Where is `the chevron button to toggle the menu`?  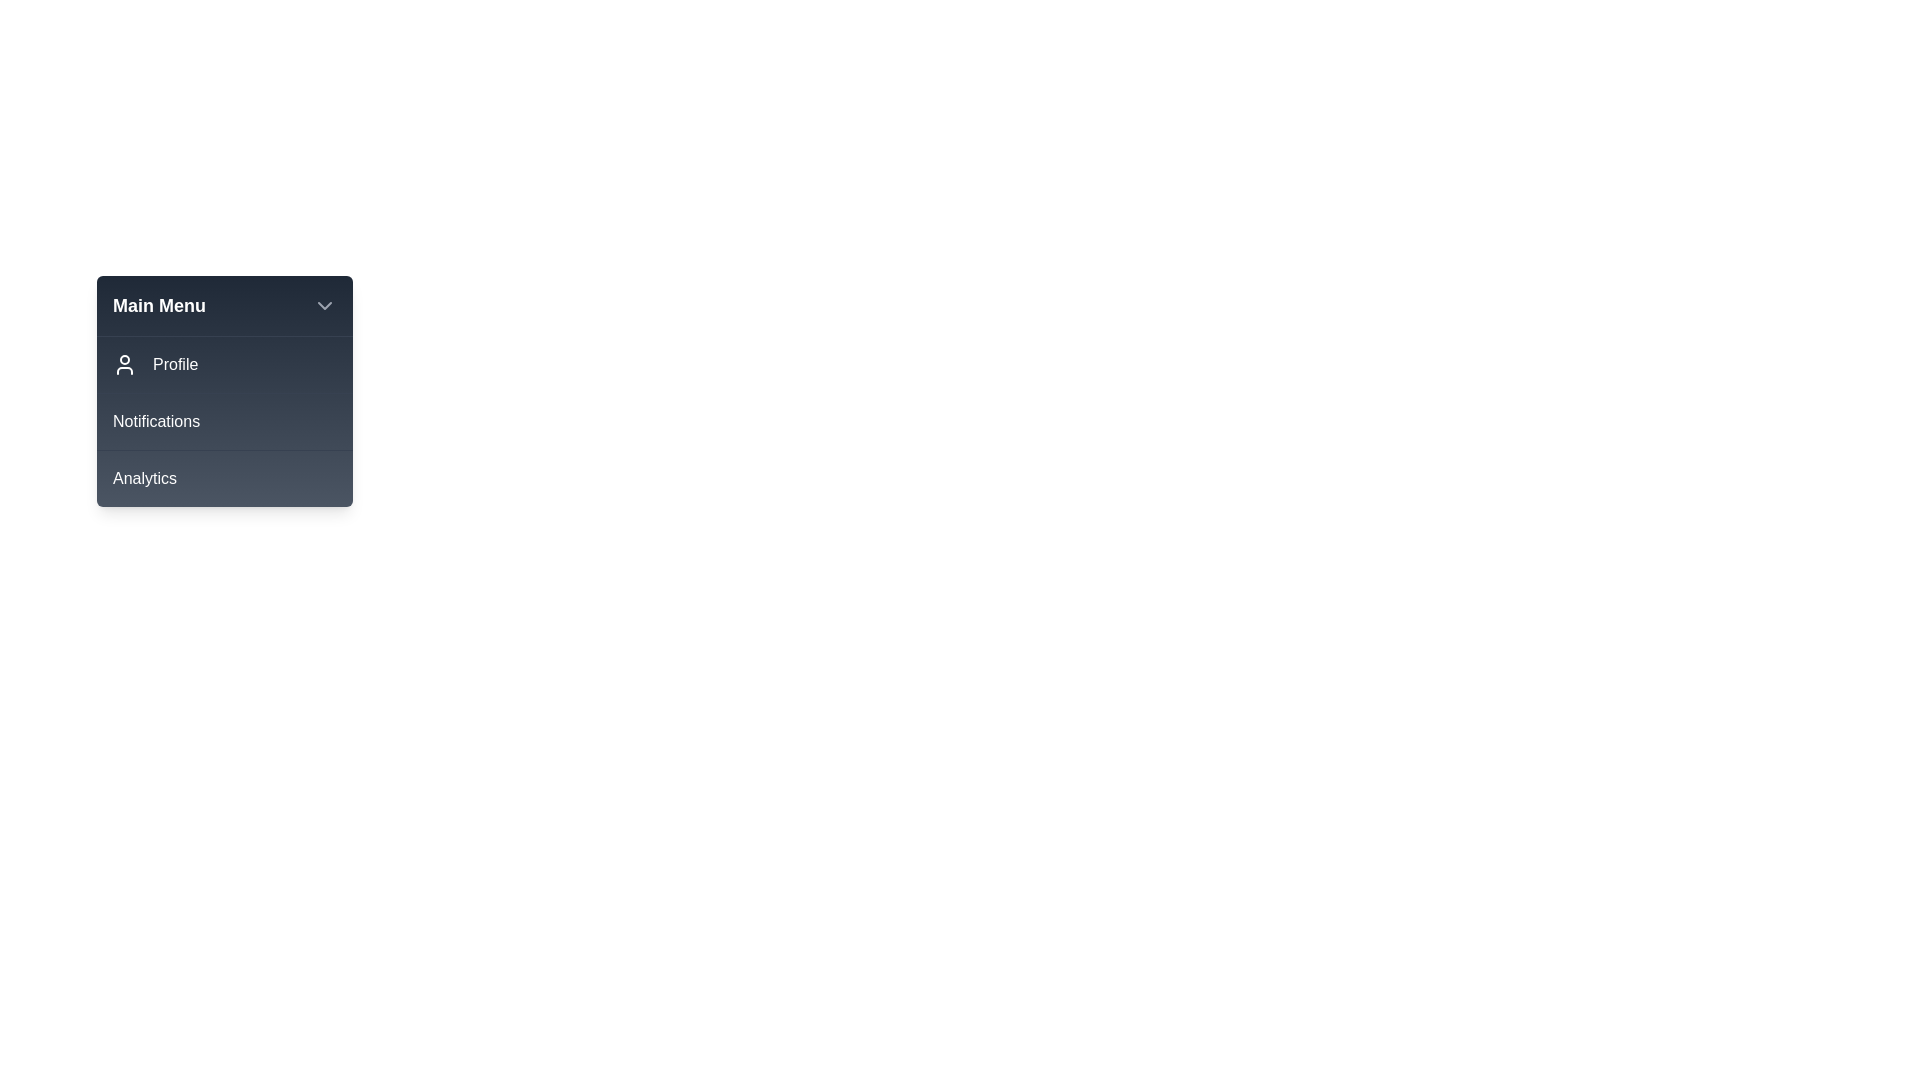
the chevron button to toggle the menu is located at coordinates (325, 305).